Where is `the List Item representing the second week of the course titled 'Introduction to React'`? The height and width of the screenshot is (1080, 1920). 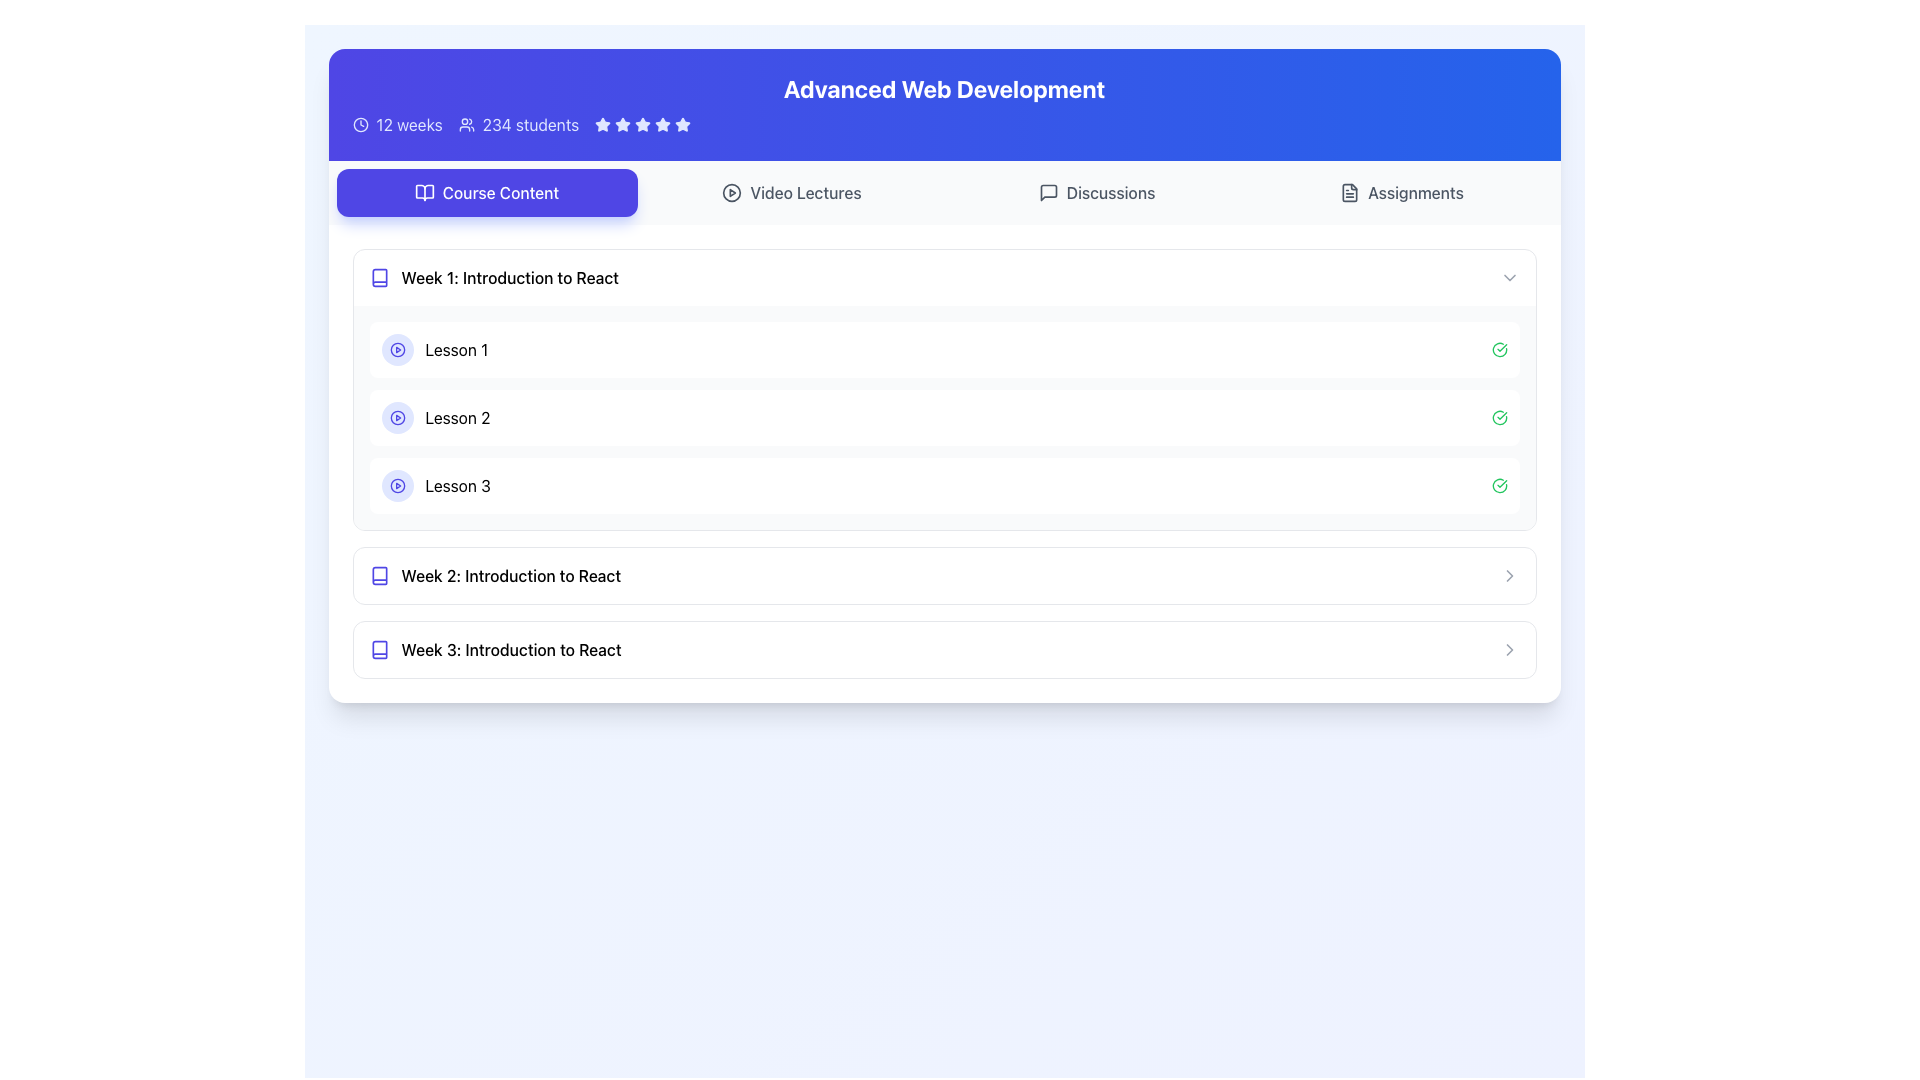 the List Item representing the second week of the course titled 'Introduction to React' is located at coordinates (495, 575).